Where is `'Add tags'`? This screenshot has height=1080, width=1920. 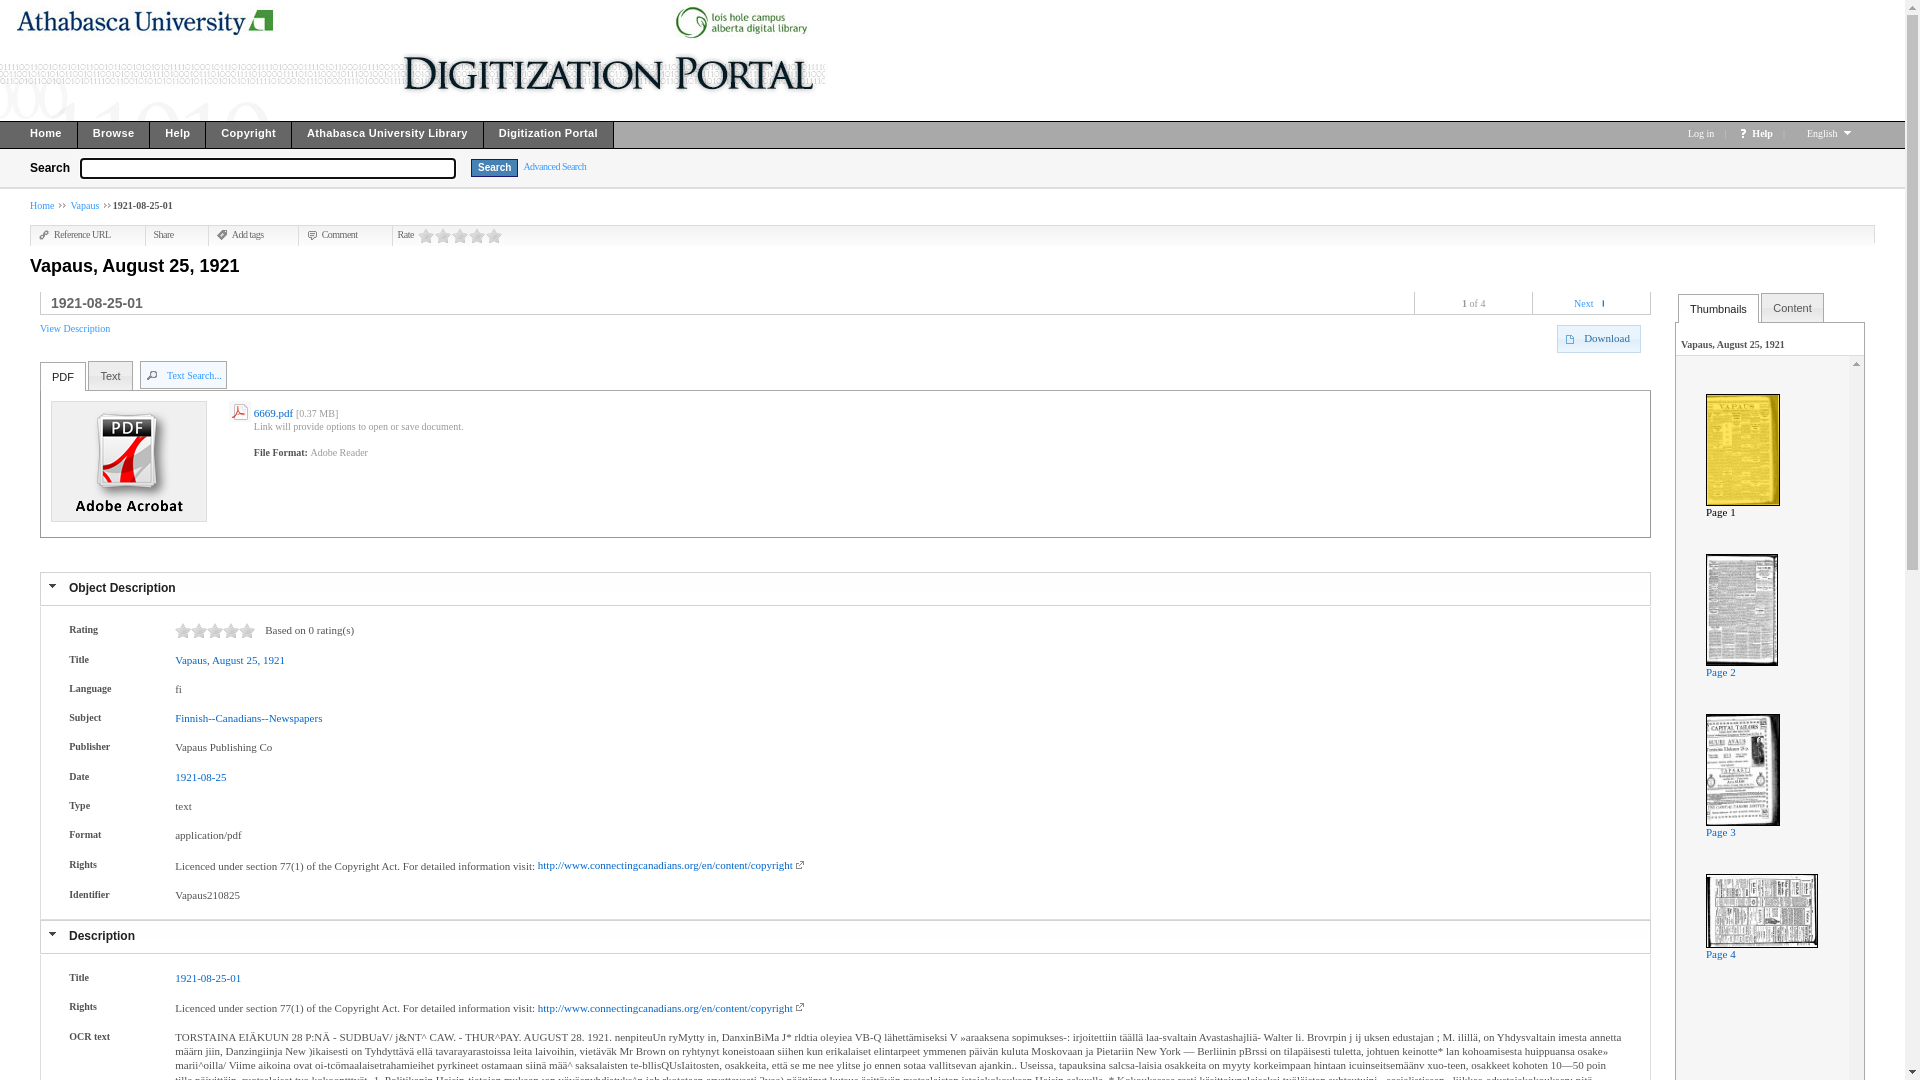
'Add tags' is located at coordinates (240, 233).